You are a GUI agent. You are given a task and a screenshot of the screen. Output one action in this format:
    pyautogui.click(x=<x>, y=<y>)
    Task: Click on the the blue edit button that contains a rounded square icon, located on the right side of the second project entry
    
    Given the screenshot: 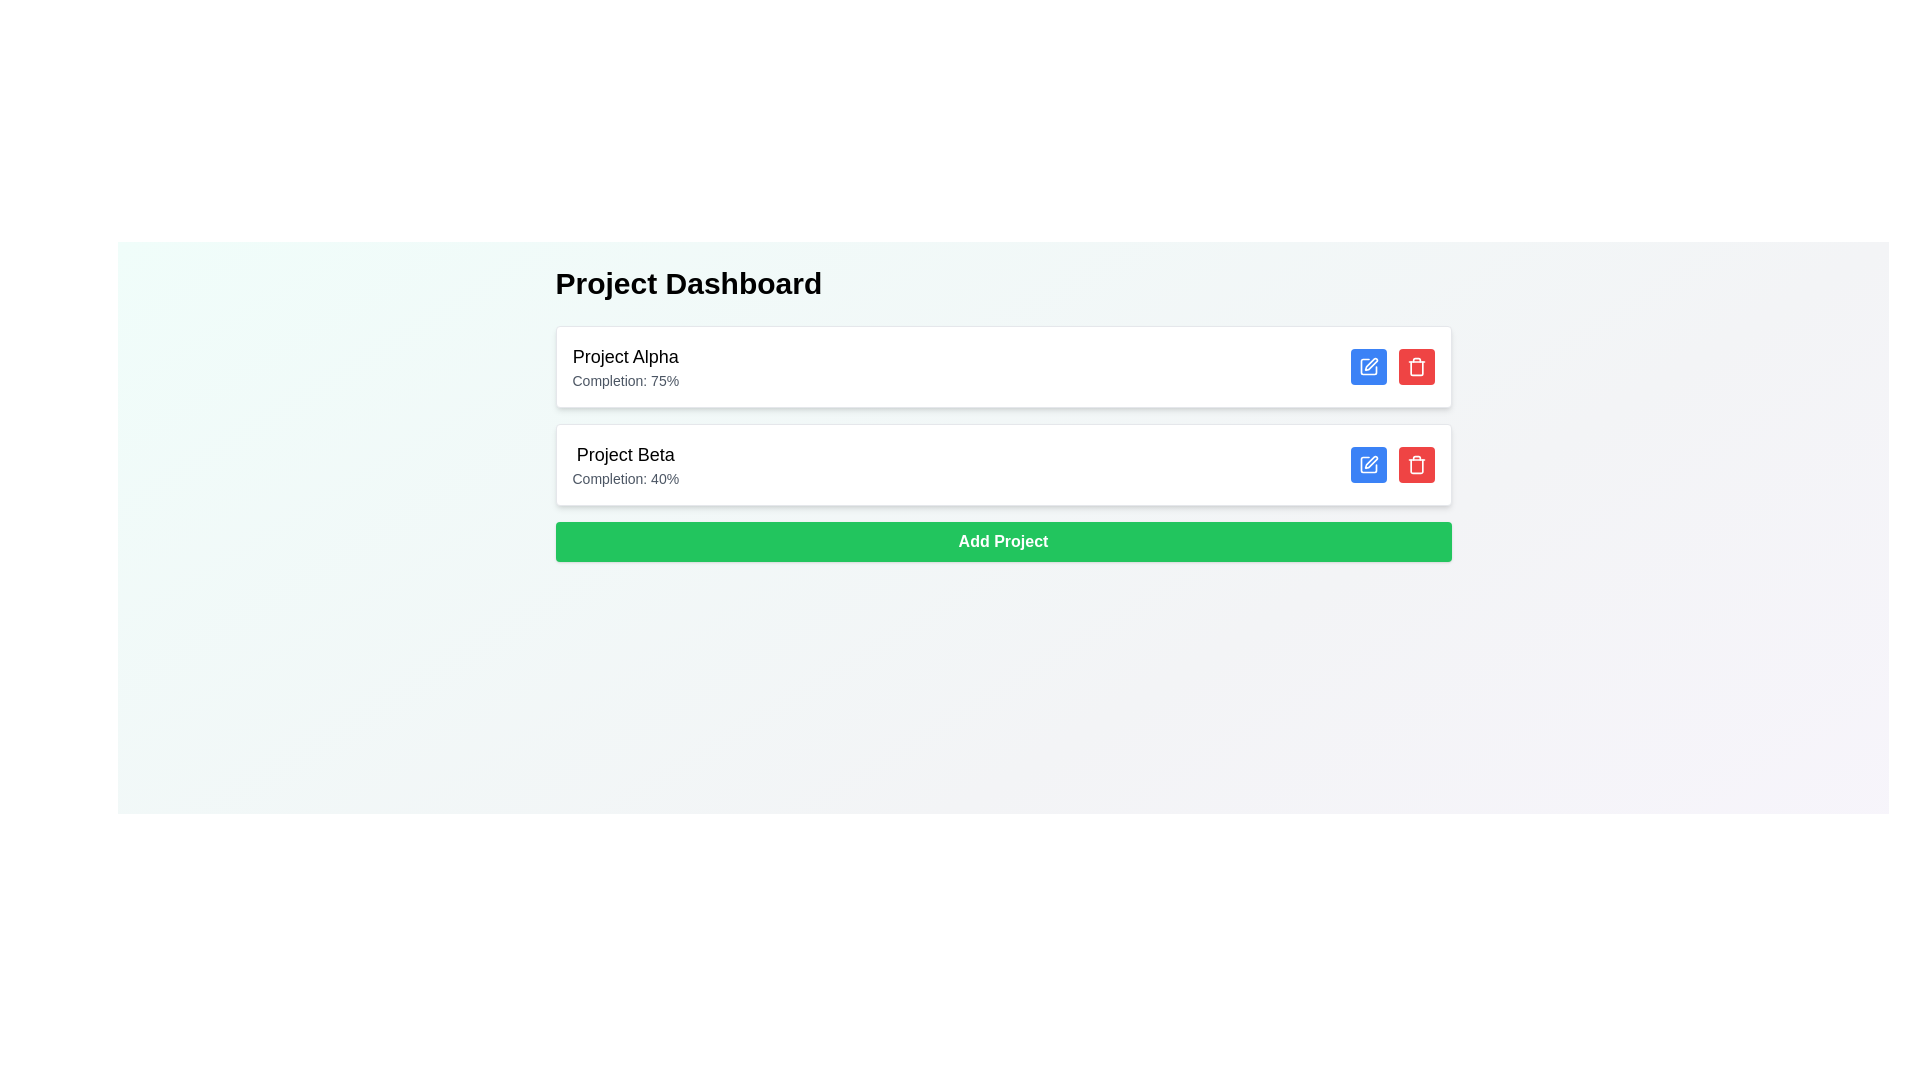 What is the action you would take?
    pyautogui.click(x=1367, y=366)
    